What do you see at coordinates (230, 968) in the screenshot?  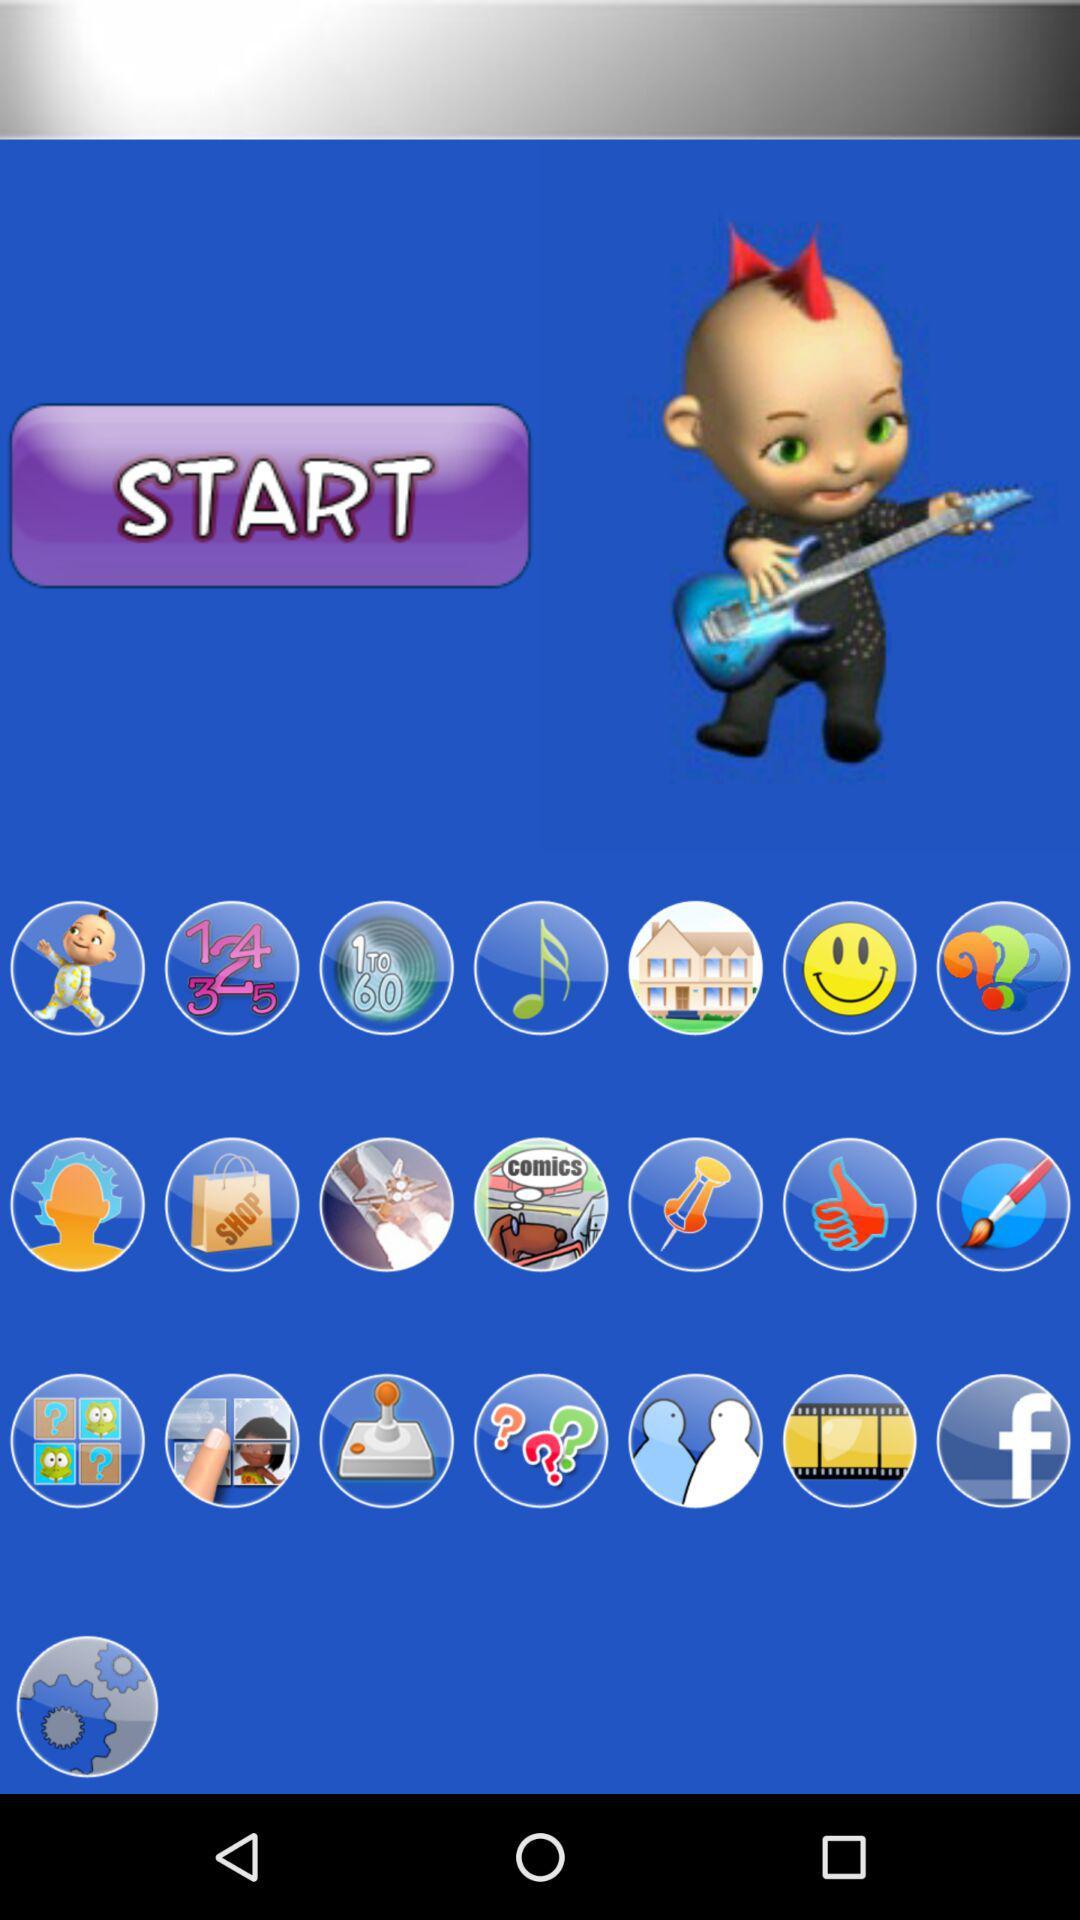 I see `numbers` at bounding box center [230, 968].